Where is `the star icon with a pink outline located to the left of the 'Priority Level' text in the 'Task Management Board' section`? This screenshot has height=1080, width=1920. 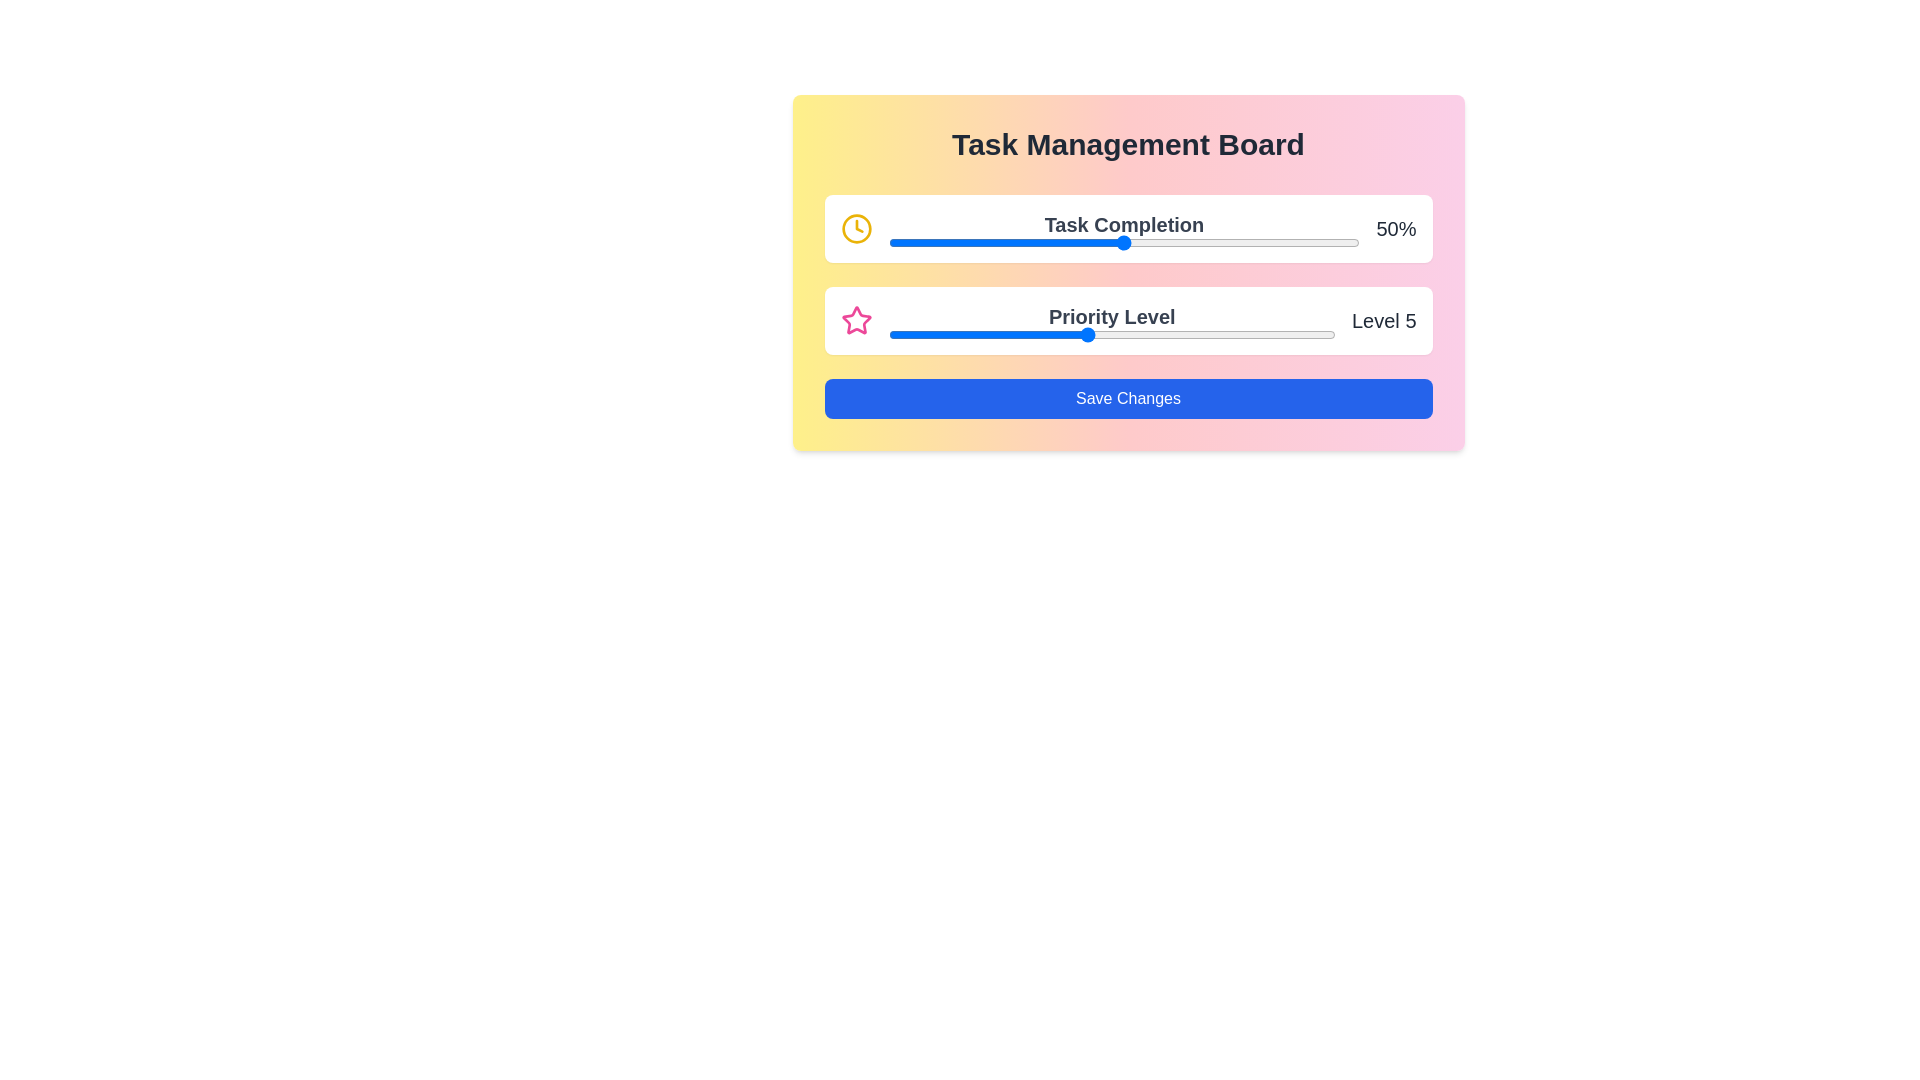
the star icon with a pink outline located to the left of the 'Priority Level' text in the 'Task Management Board' section is located at coordinates (856, 319).